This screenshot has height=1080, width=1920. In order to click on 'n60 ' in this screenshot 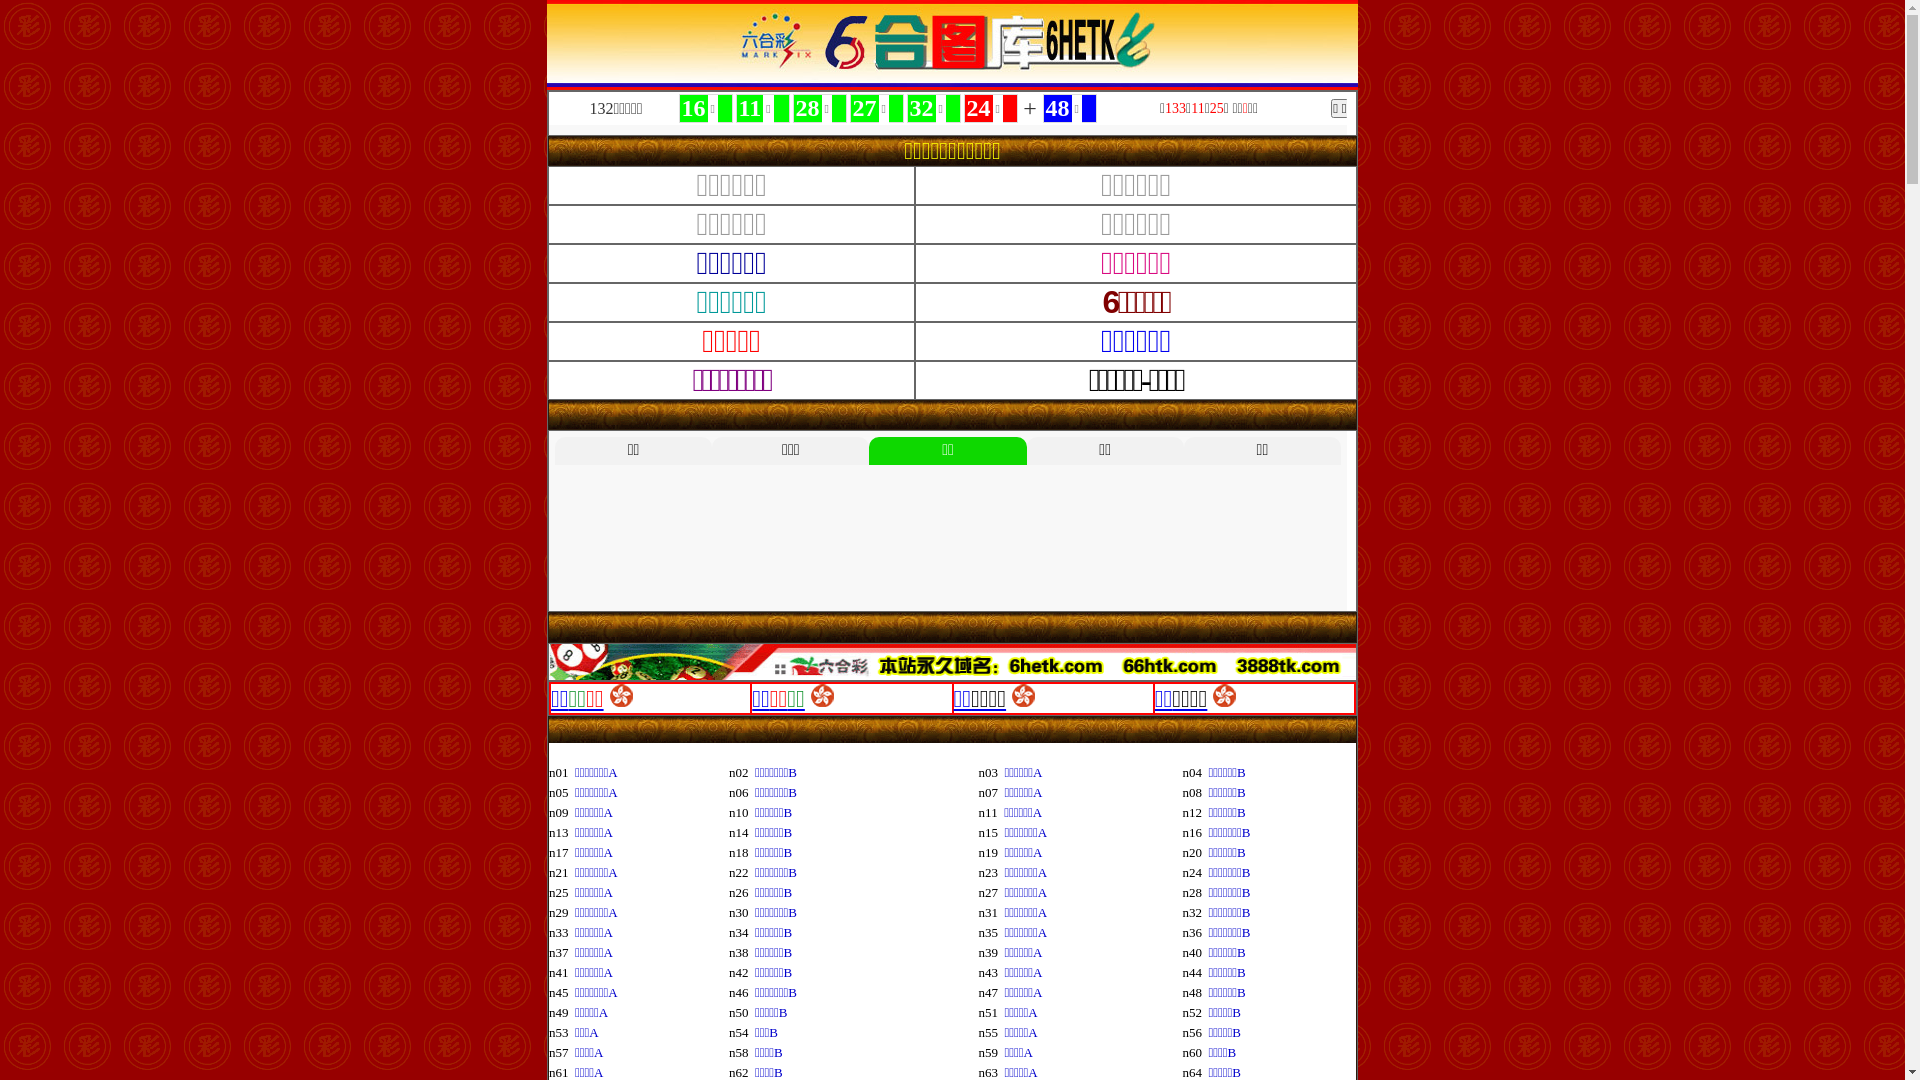, I will do `click(1195, 1051)`.